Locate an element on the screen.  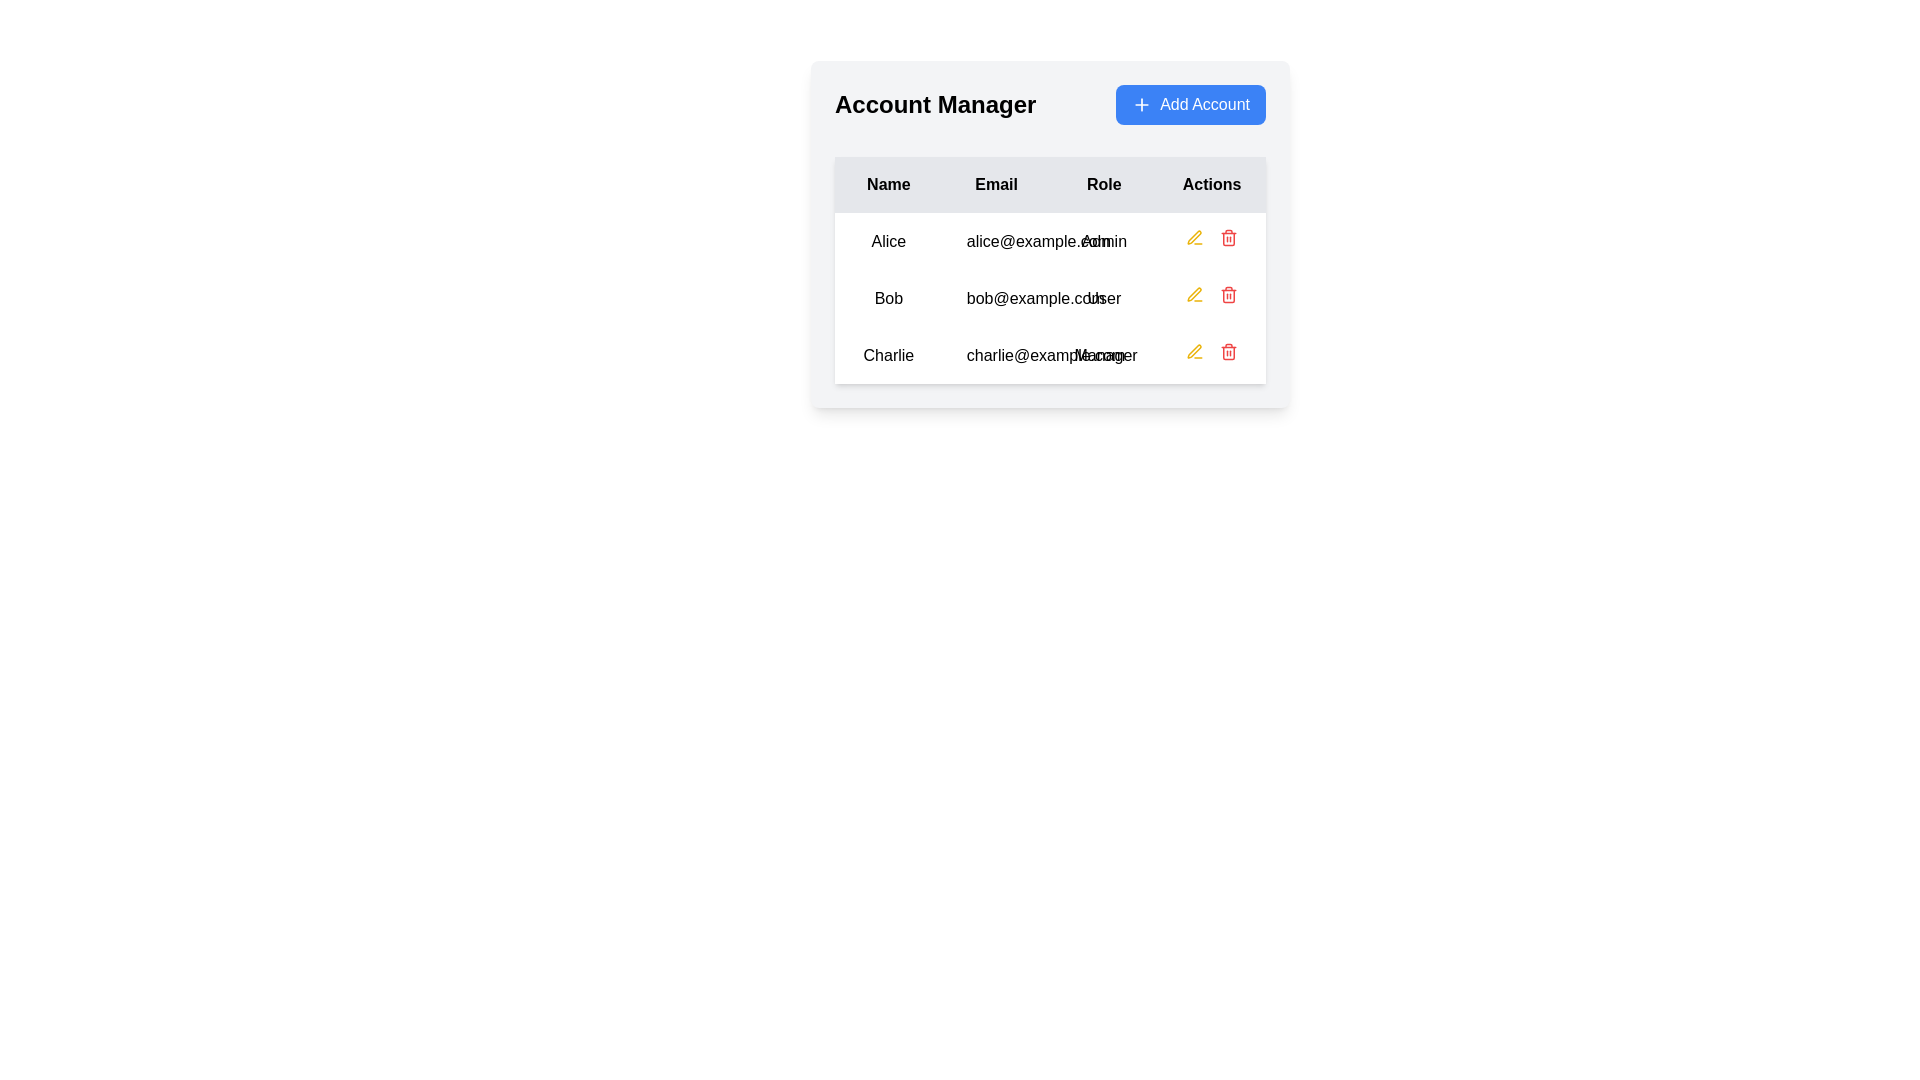
the edit icon in the 'Actions' column of the data table associated with 'Alice' is located at coordinates (1195, 350).